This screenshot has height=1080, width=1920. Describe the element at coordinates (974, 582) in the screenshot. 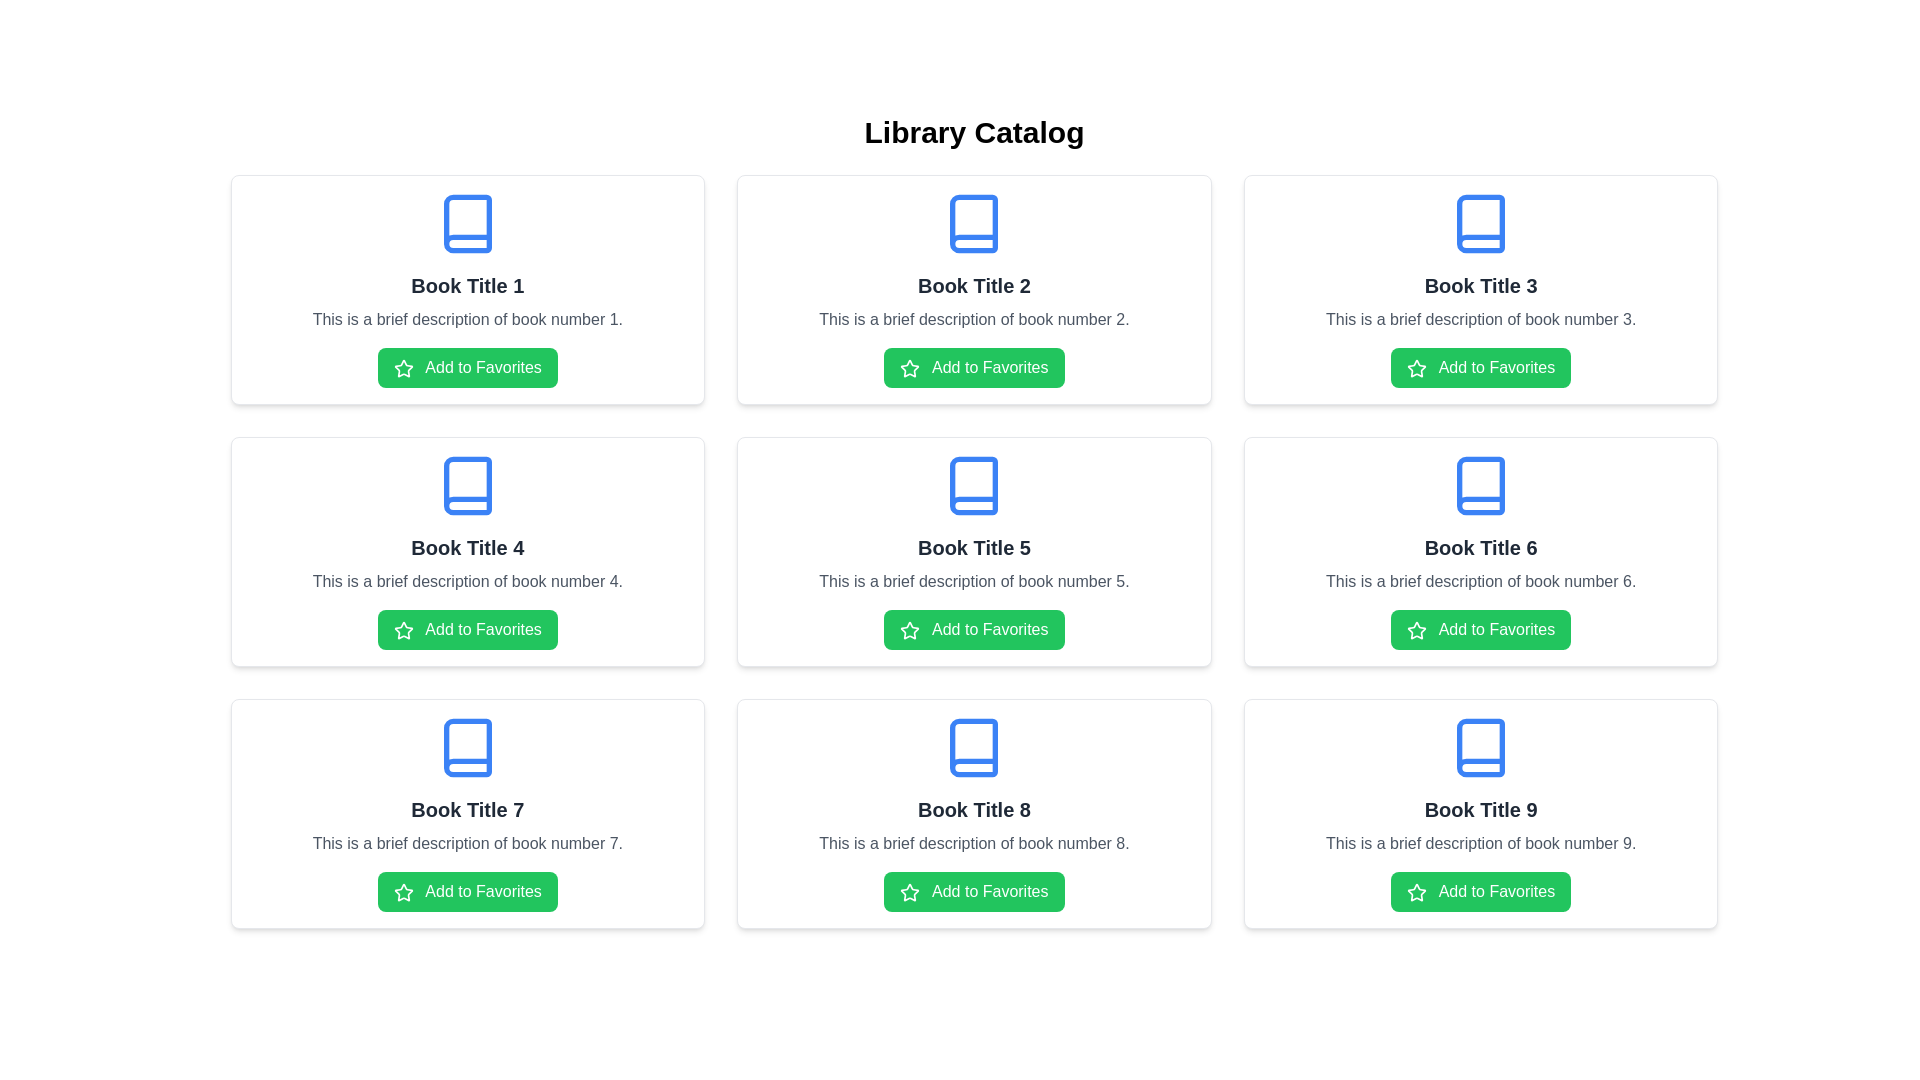

I see `the descriptive text label providing additional details about 'Book Title 5', located directly below the title and above the 'Add to Favorites' button` at that location.